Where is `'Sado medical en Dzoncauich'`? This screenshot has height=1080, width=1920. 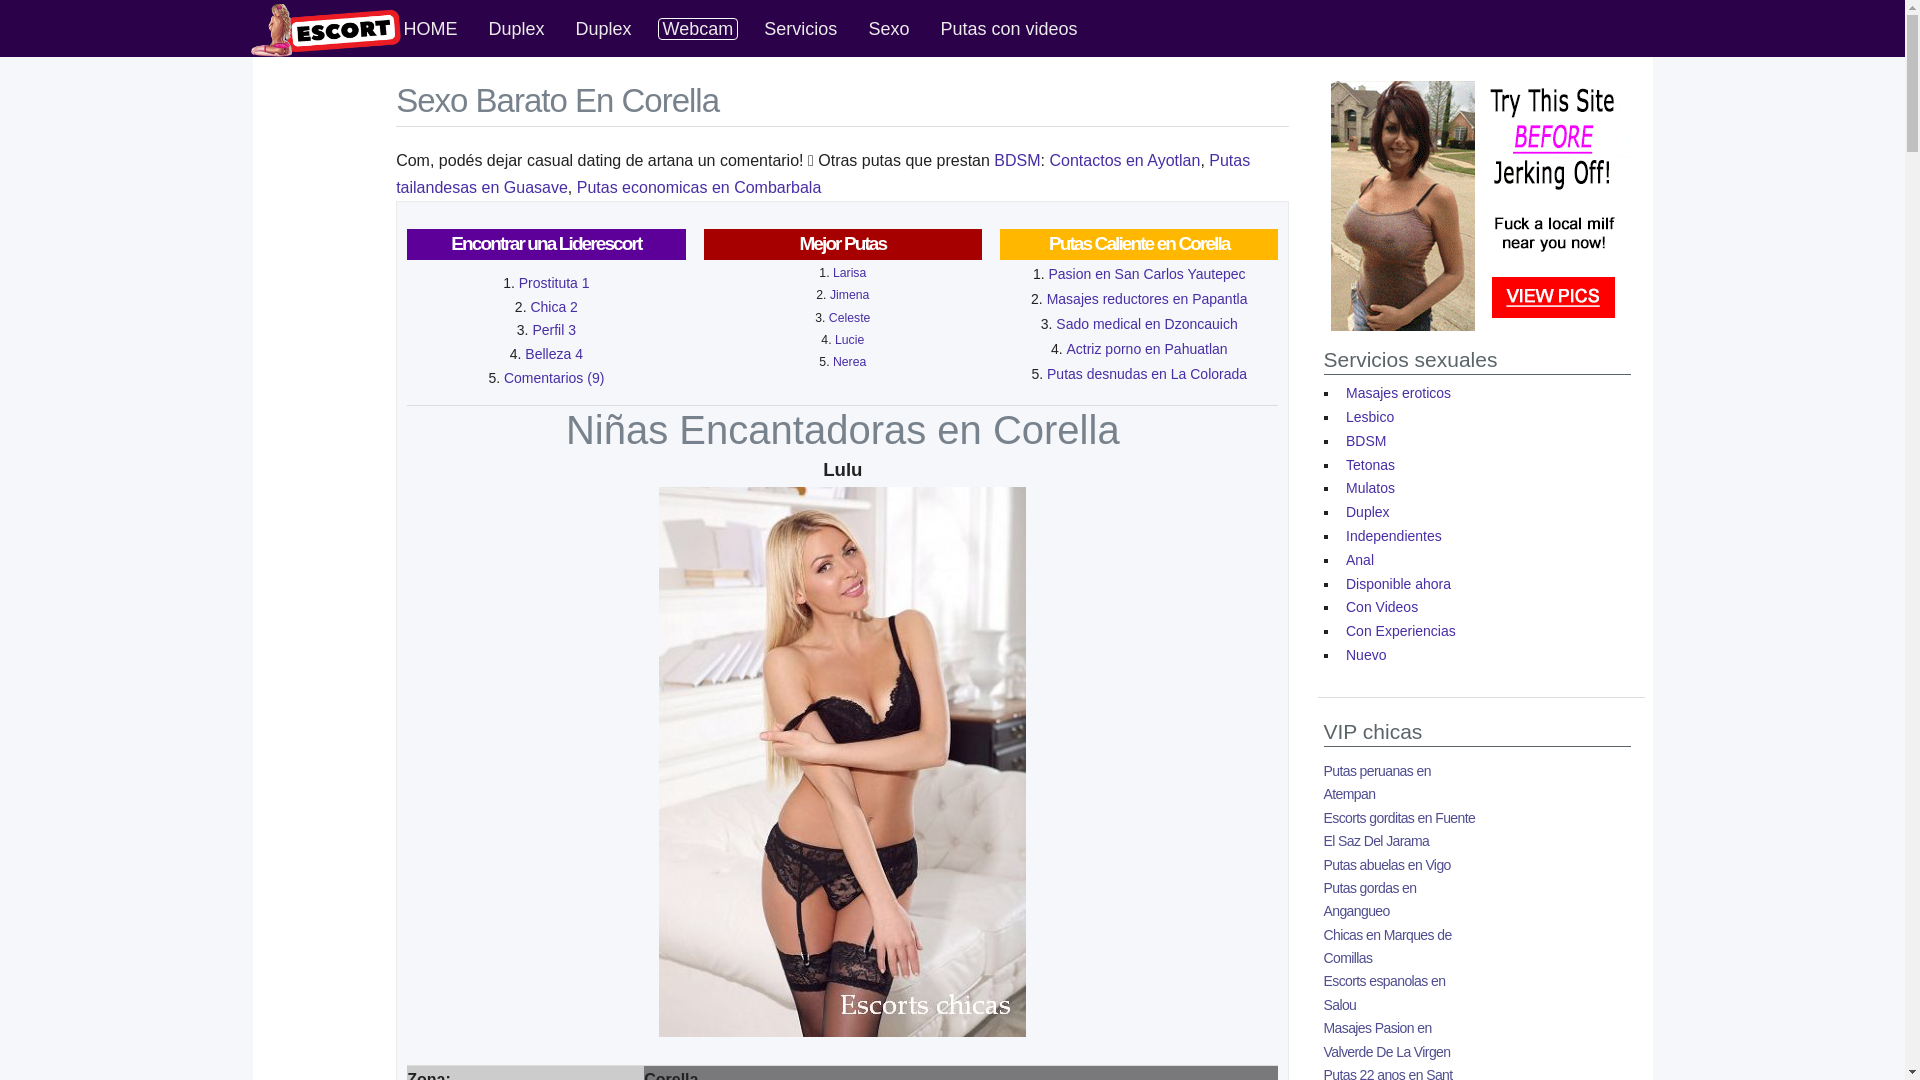 'Sado medical en Dzoncauich' is located at coordinates (1055, 323).